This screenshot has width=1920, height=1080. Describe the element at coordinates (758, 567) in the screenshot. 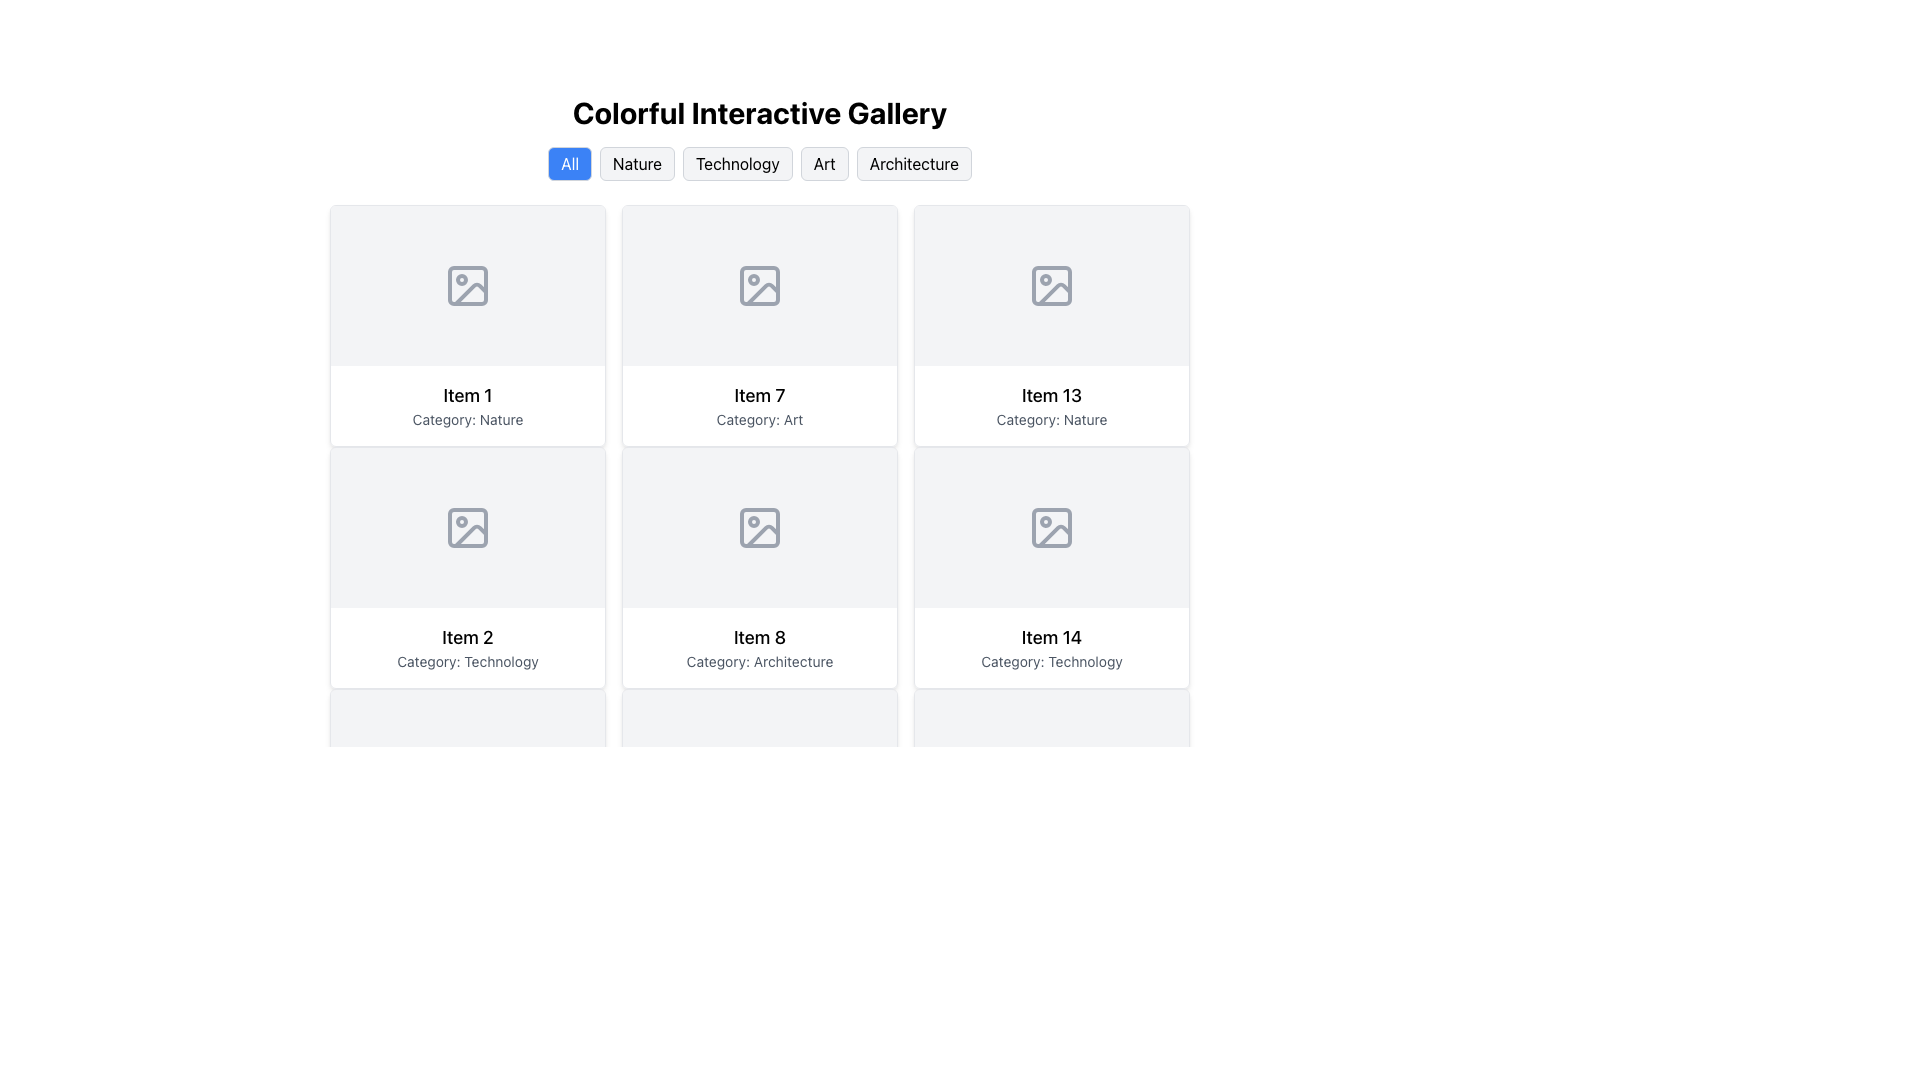

I see `the card element displaying 'Item 8' with the subtitle 'Category: Architecture', which is located in the second row and second column of the grid layout` at that location.